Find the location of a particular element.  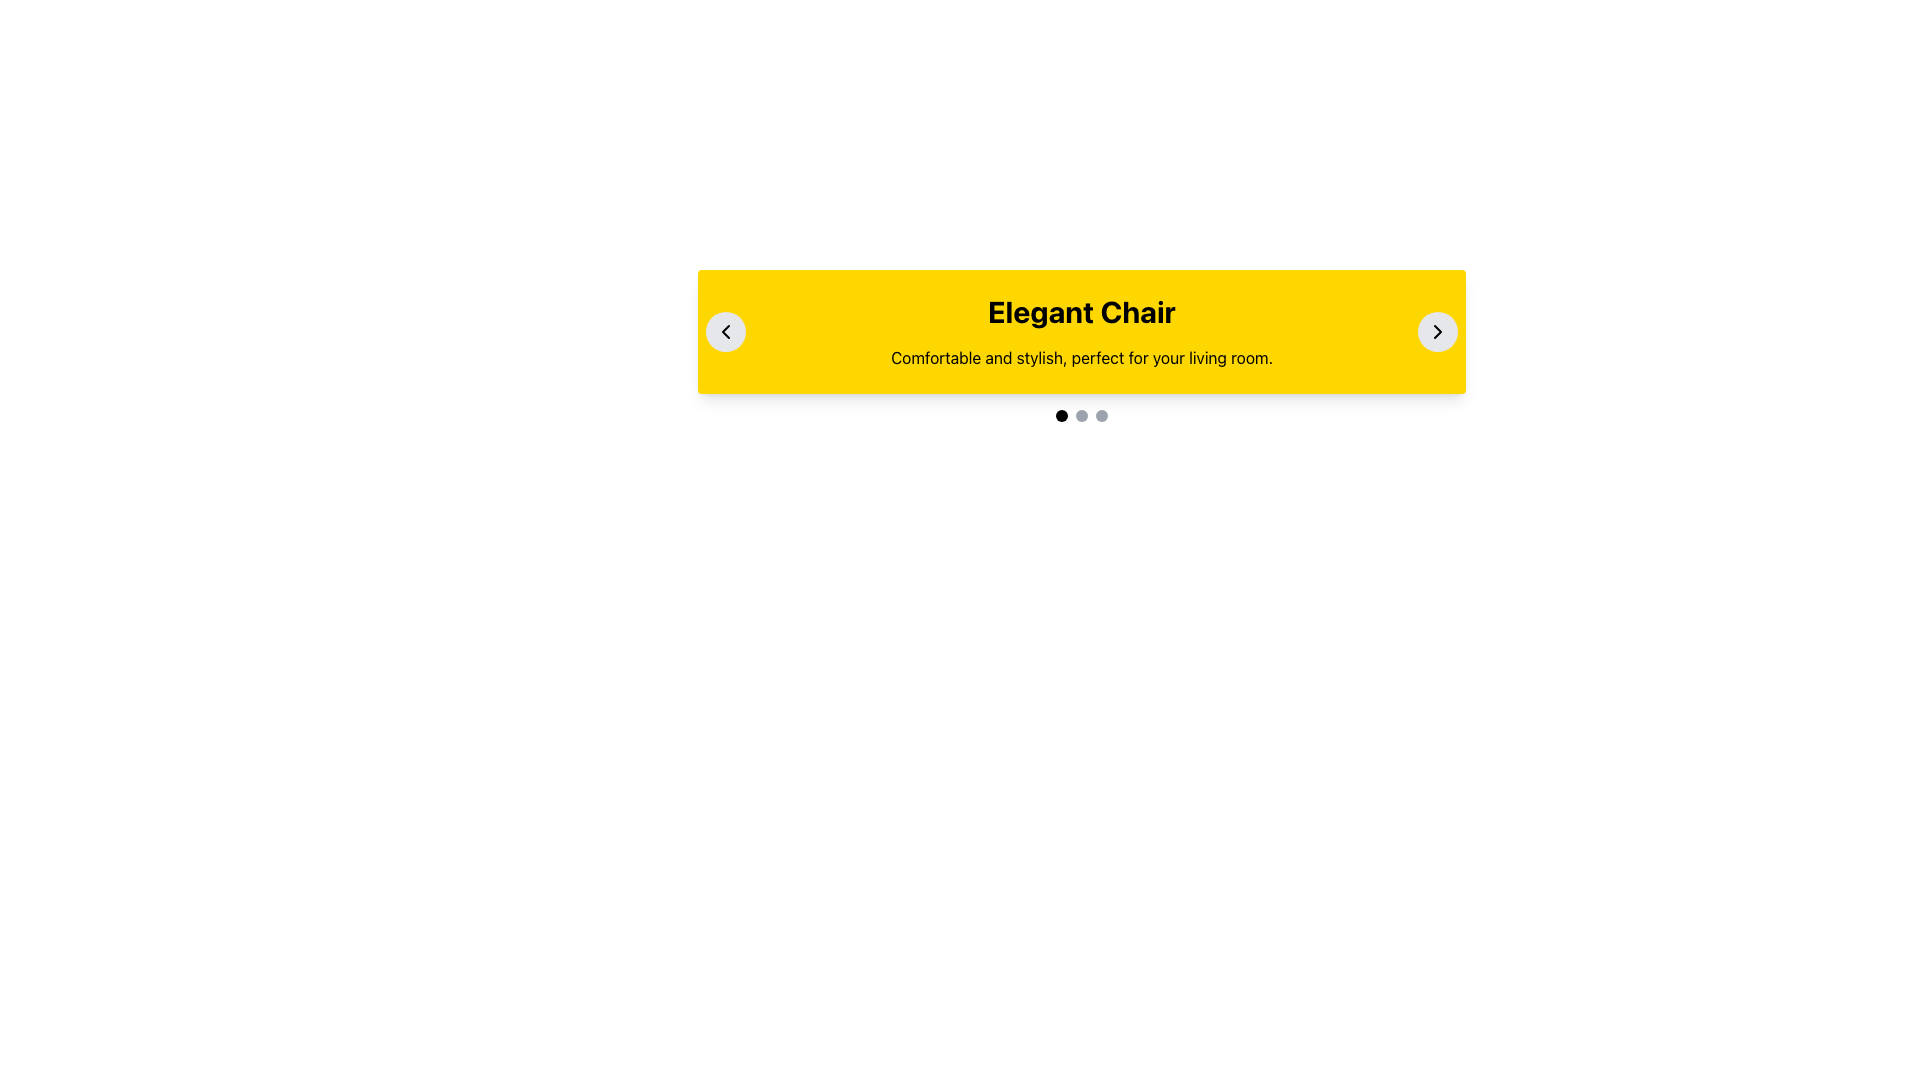

the right-pointing arrow-shaped icon inside the circular button on the right side of the yellow banner is located at coordinates (1437, 330).